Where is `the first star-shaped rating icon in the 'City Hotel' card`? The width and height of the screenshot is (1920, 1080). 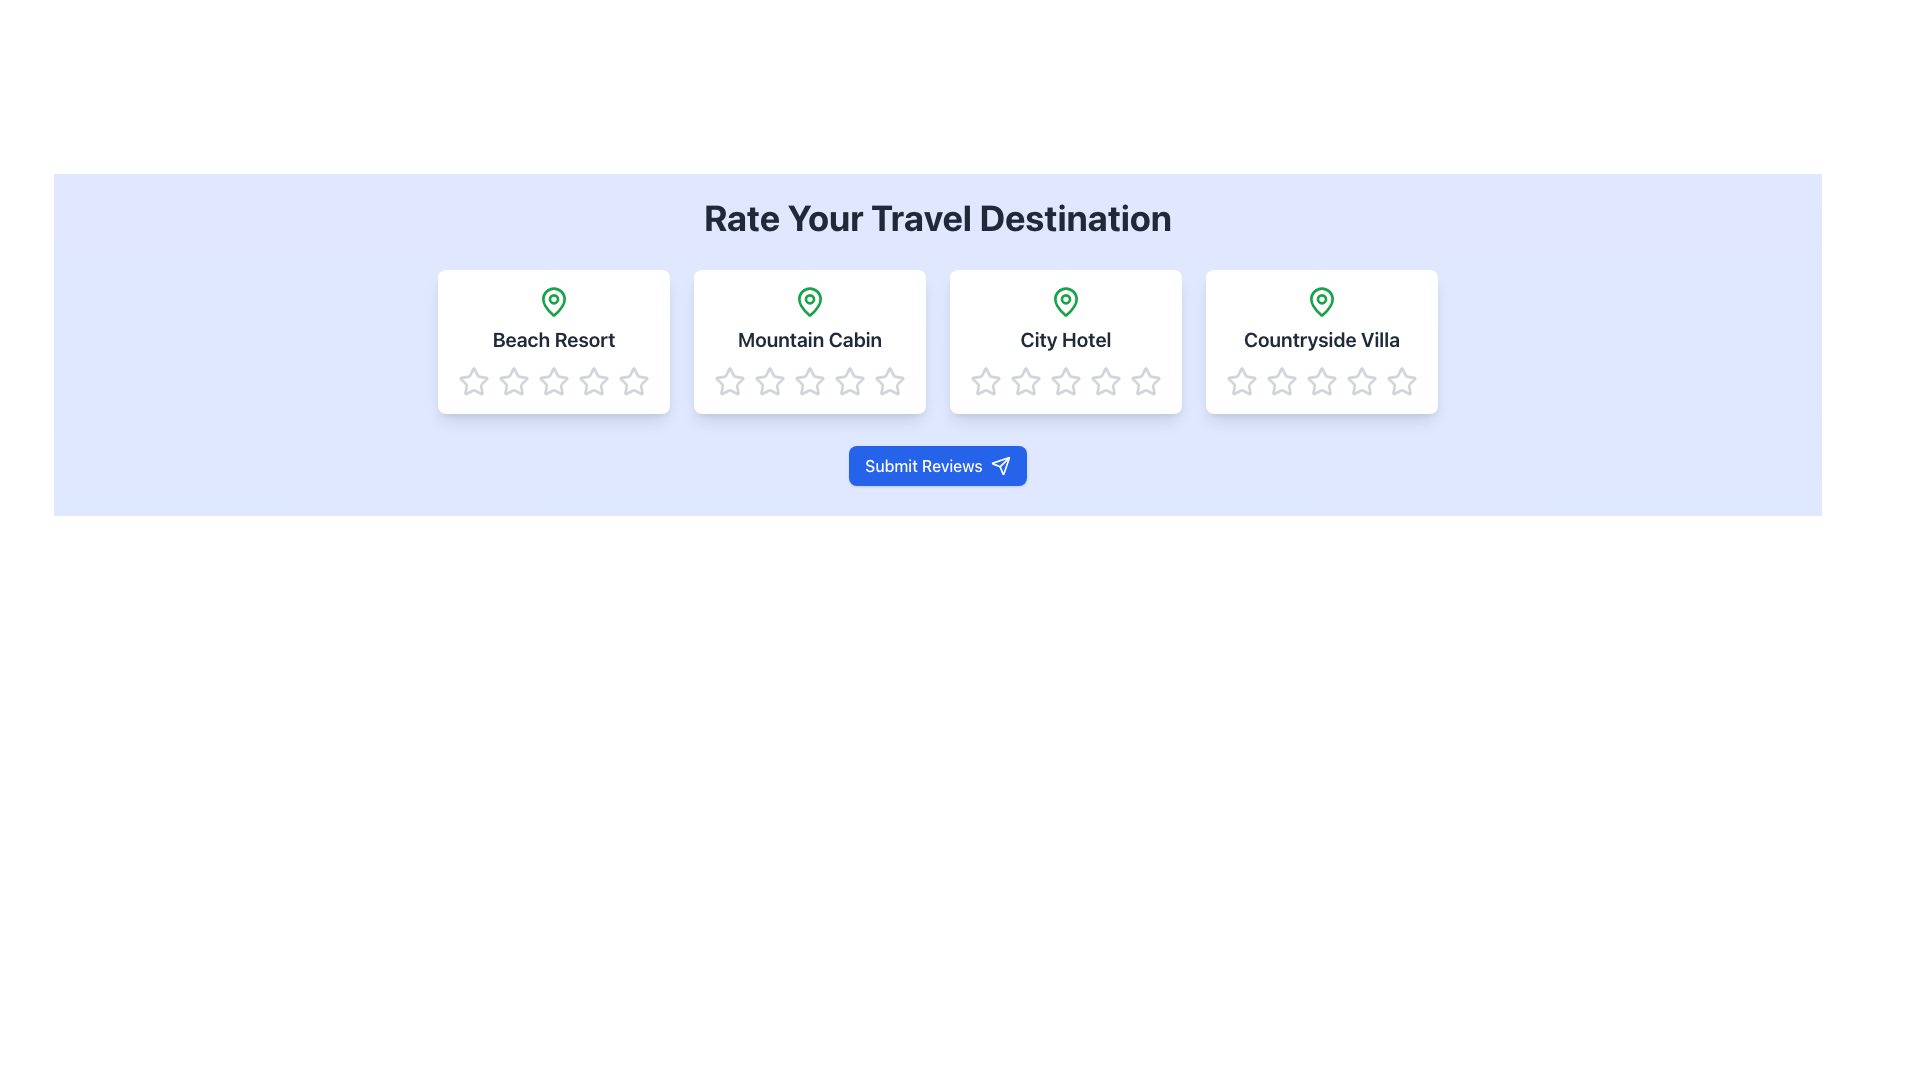 the first star-shaped rating icon in the 'City Hotel' card is located at coordinates (985, 381).